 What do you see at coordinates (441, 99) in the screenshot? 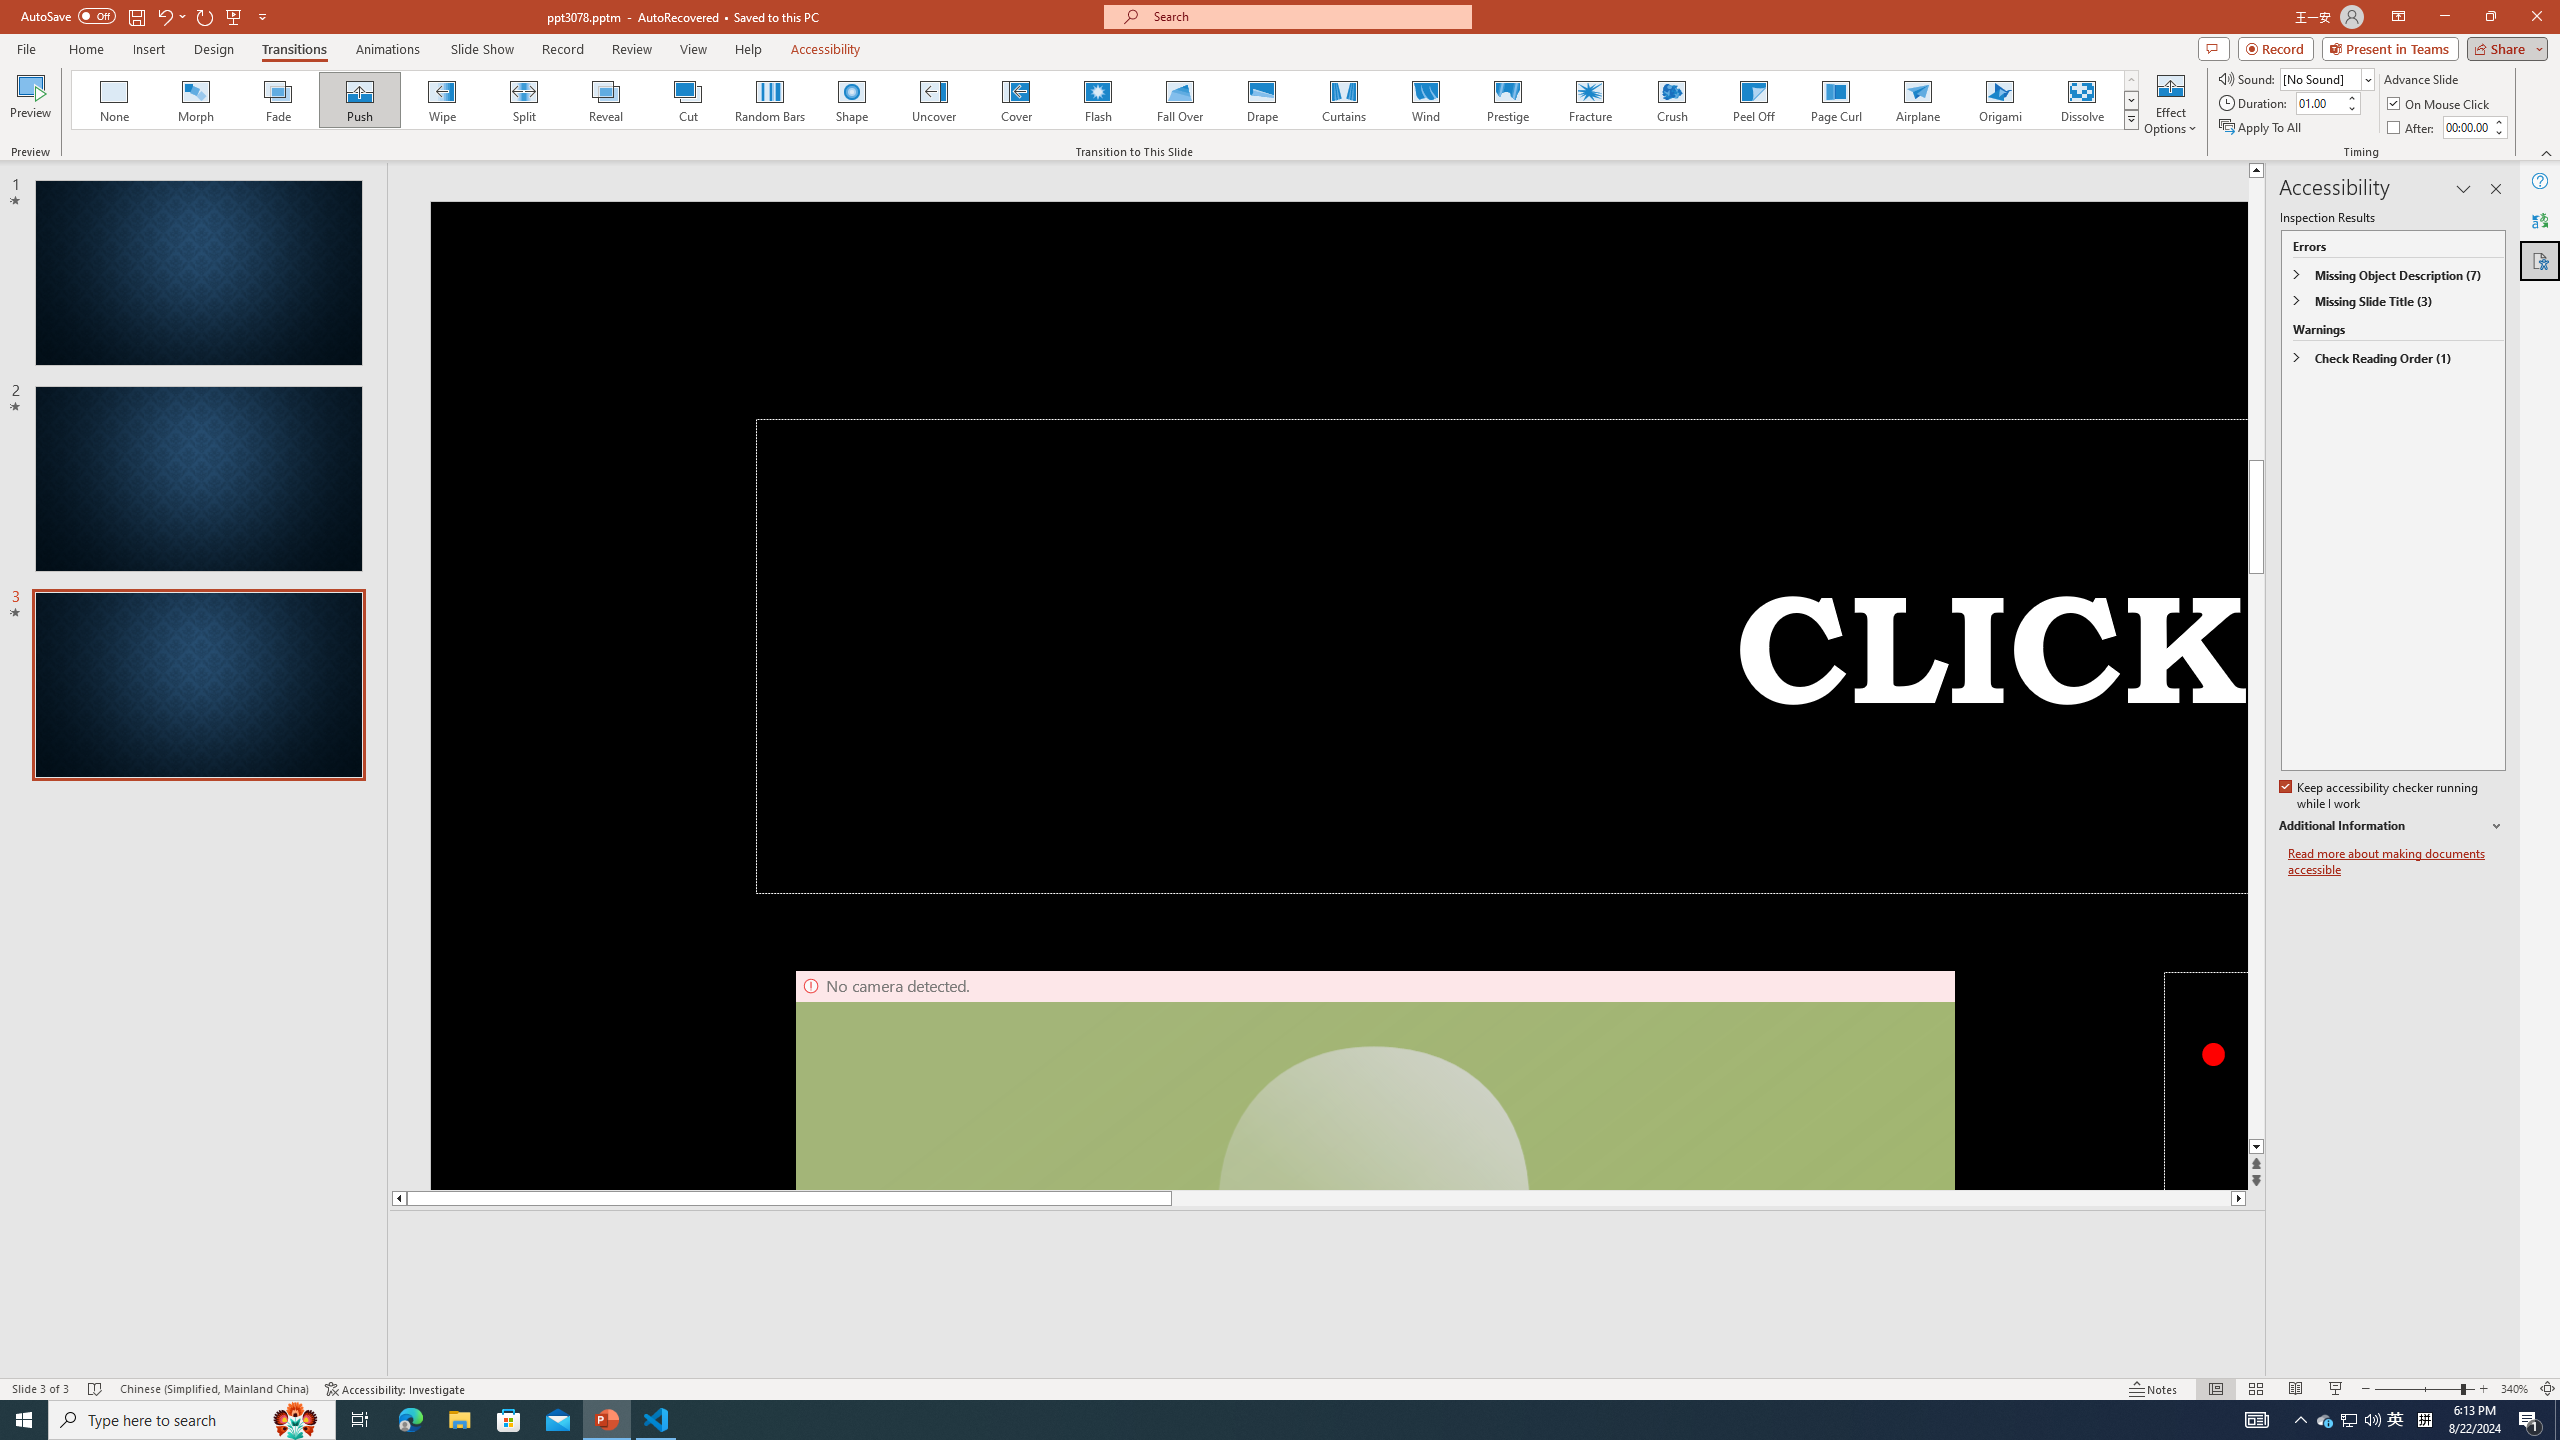
I see `'Wipe'` at bounding box center [441, 99].